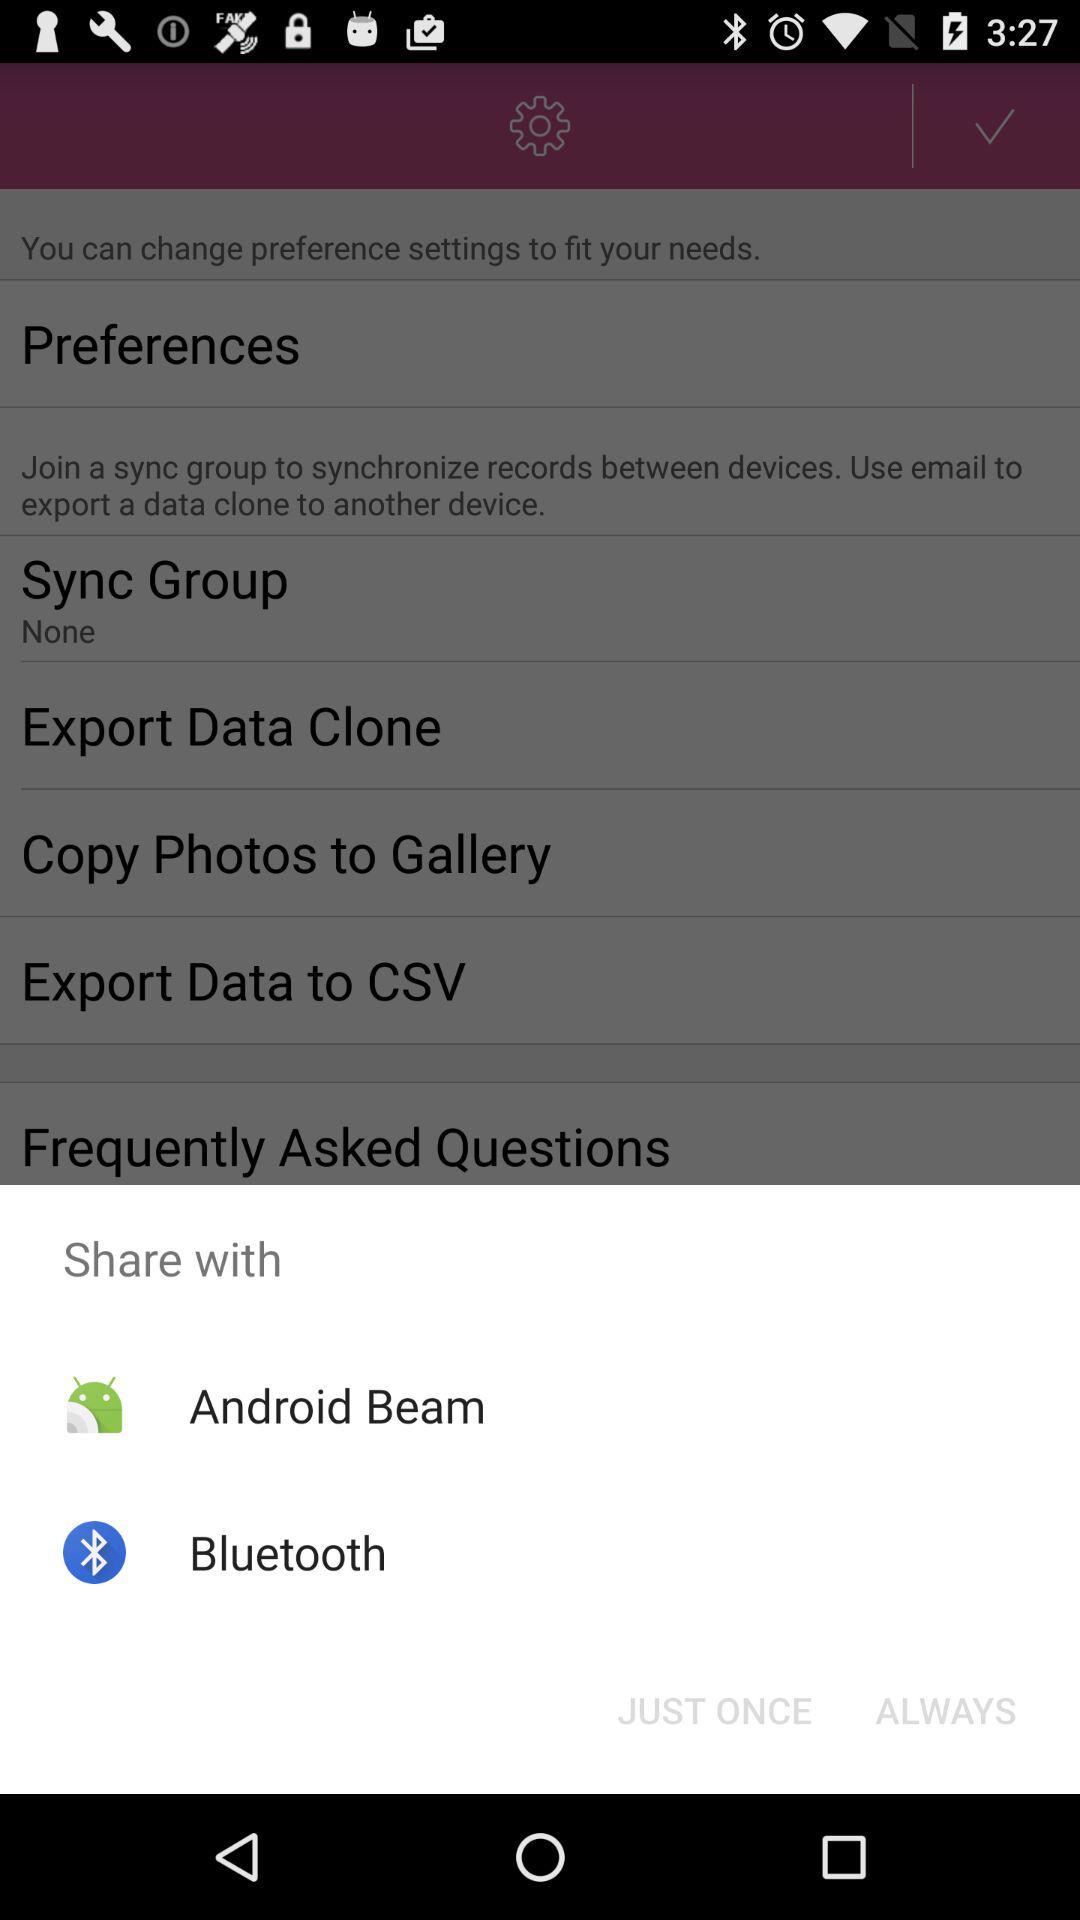 The height and width of the screenshot is (1920, 1080). I want to click on the always at the bottom right corner, so click(945, 1708).